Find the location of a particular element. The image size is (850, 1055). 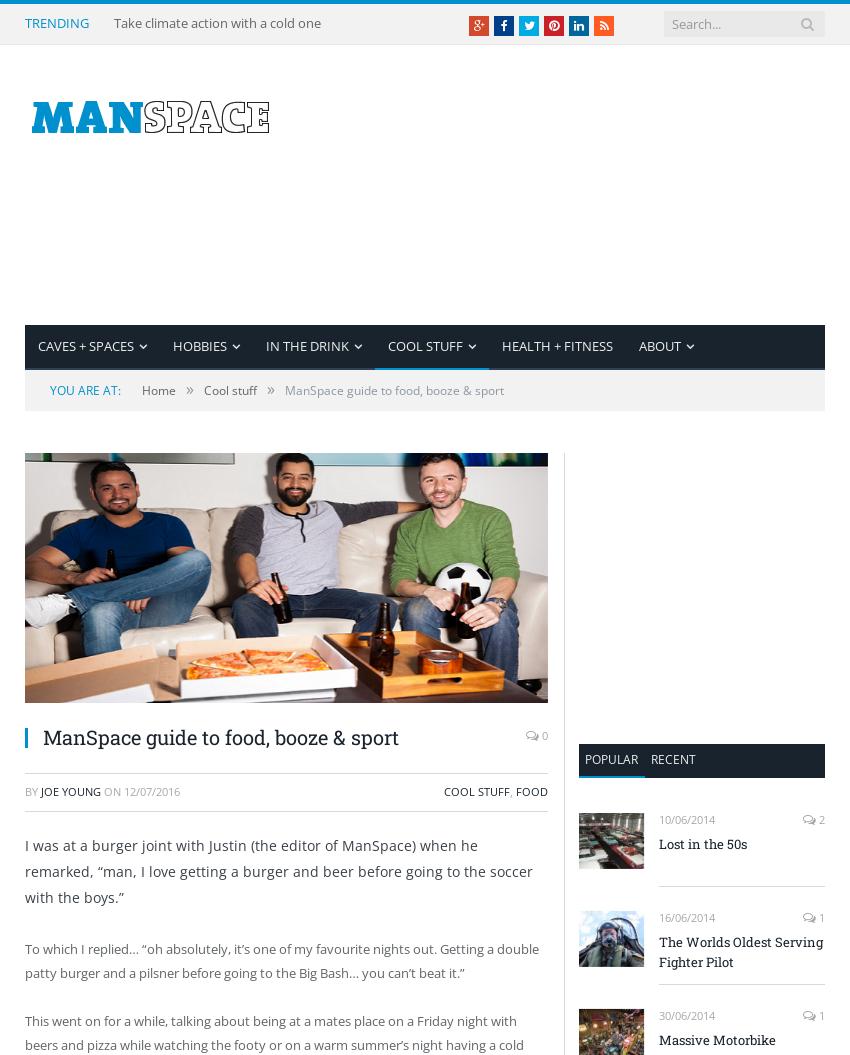

'Lost in the 50s' is located at coordinates (702, 843).